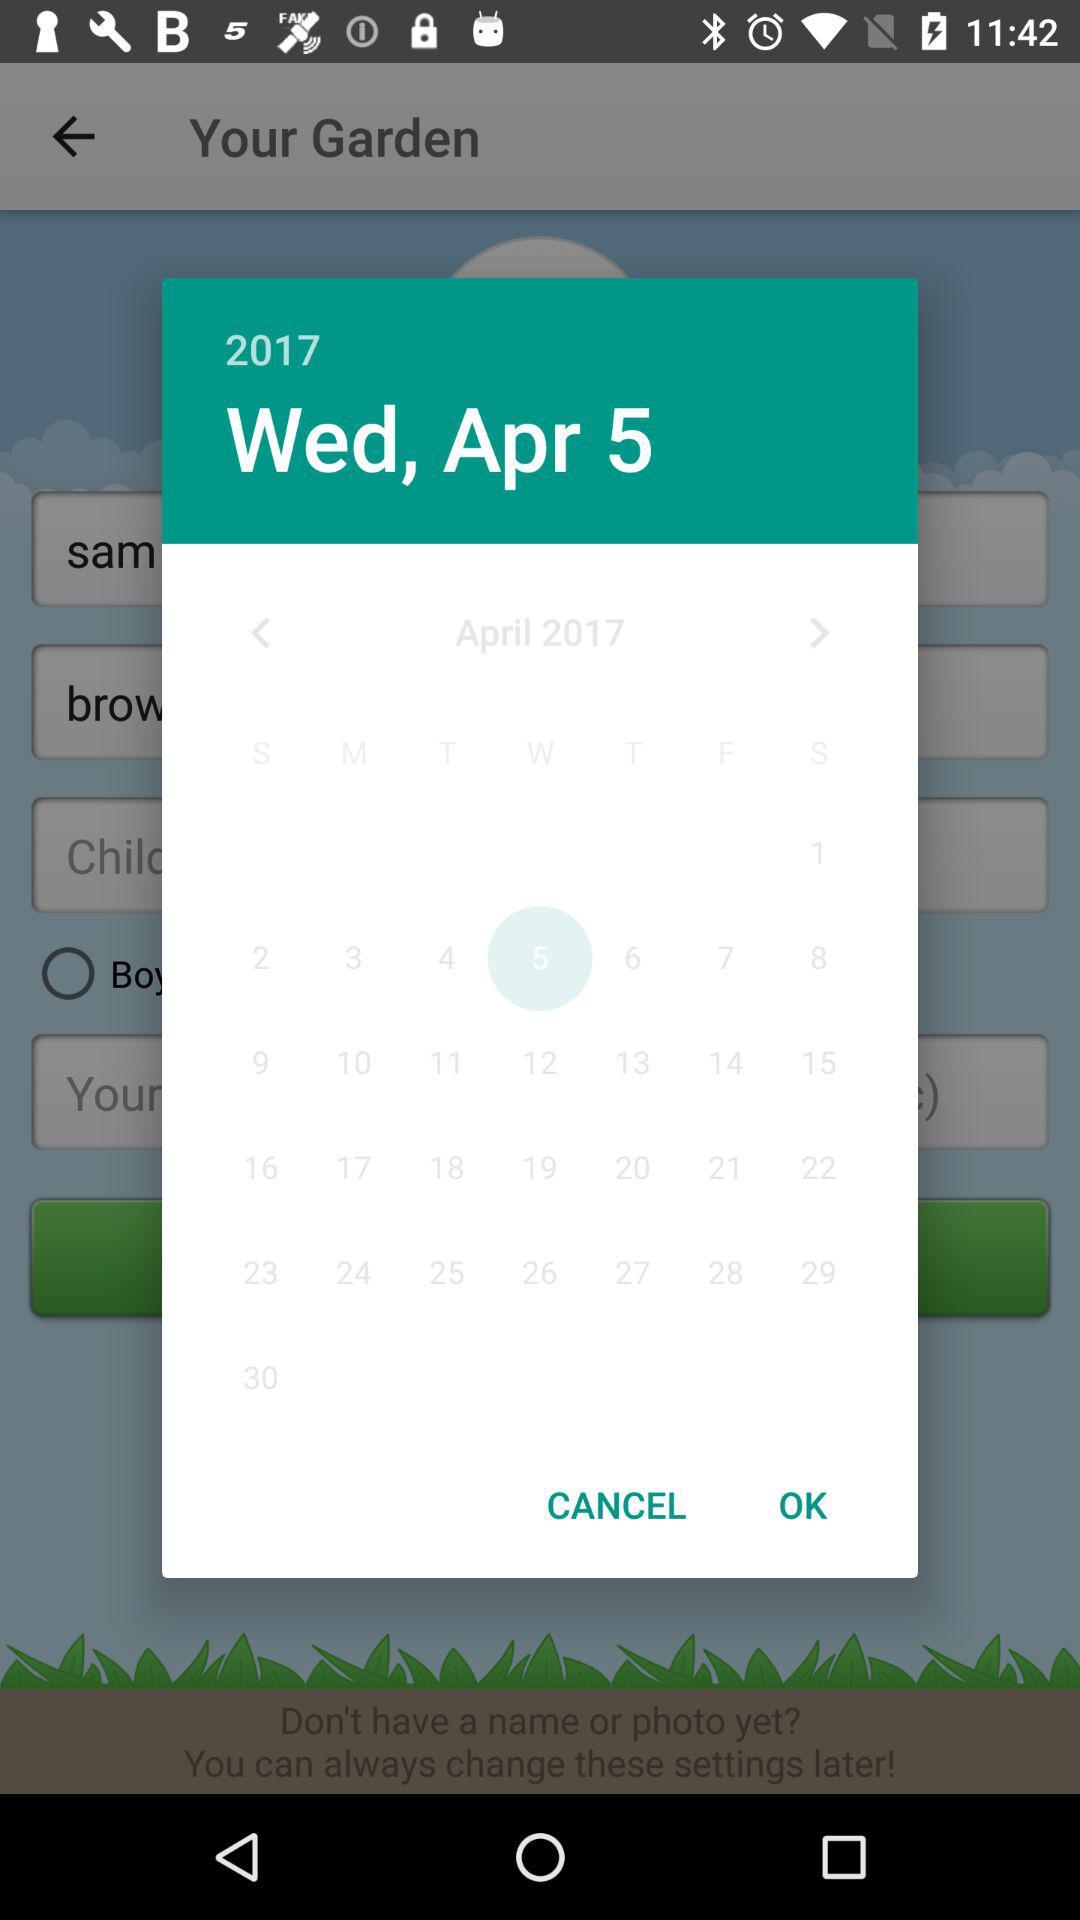 Image resolution: width=1080 pixels, height=1920 pixels. What do you see at coordinates (615, 1504) in the screenshot?
I see `the item next to ok item` at bounding box center [615, 1504].